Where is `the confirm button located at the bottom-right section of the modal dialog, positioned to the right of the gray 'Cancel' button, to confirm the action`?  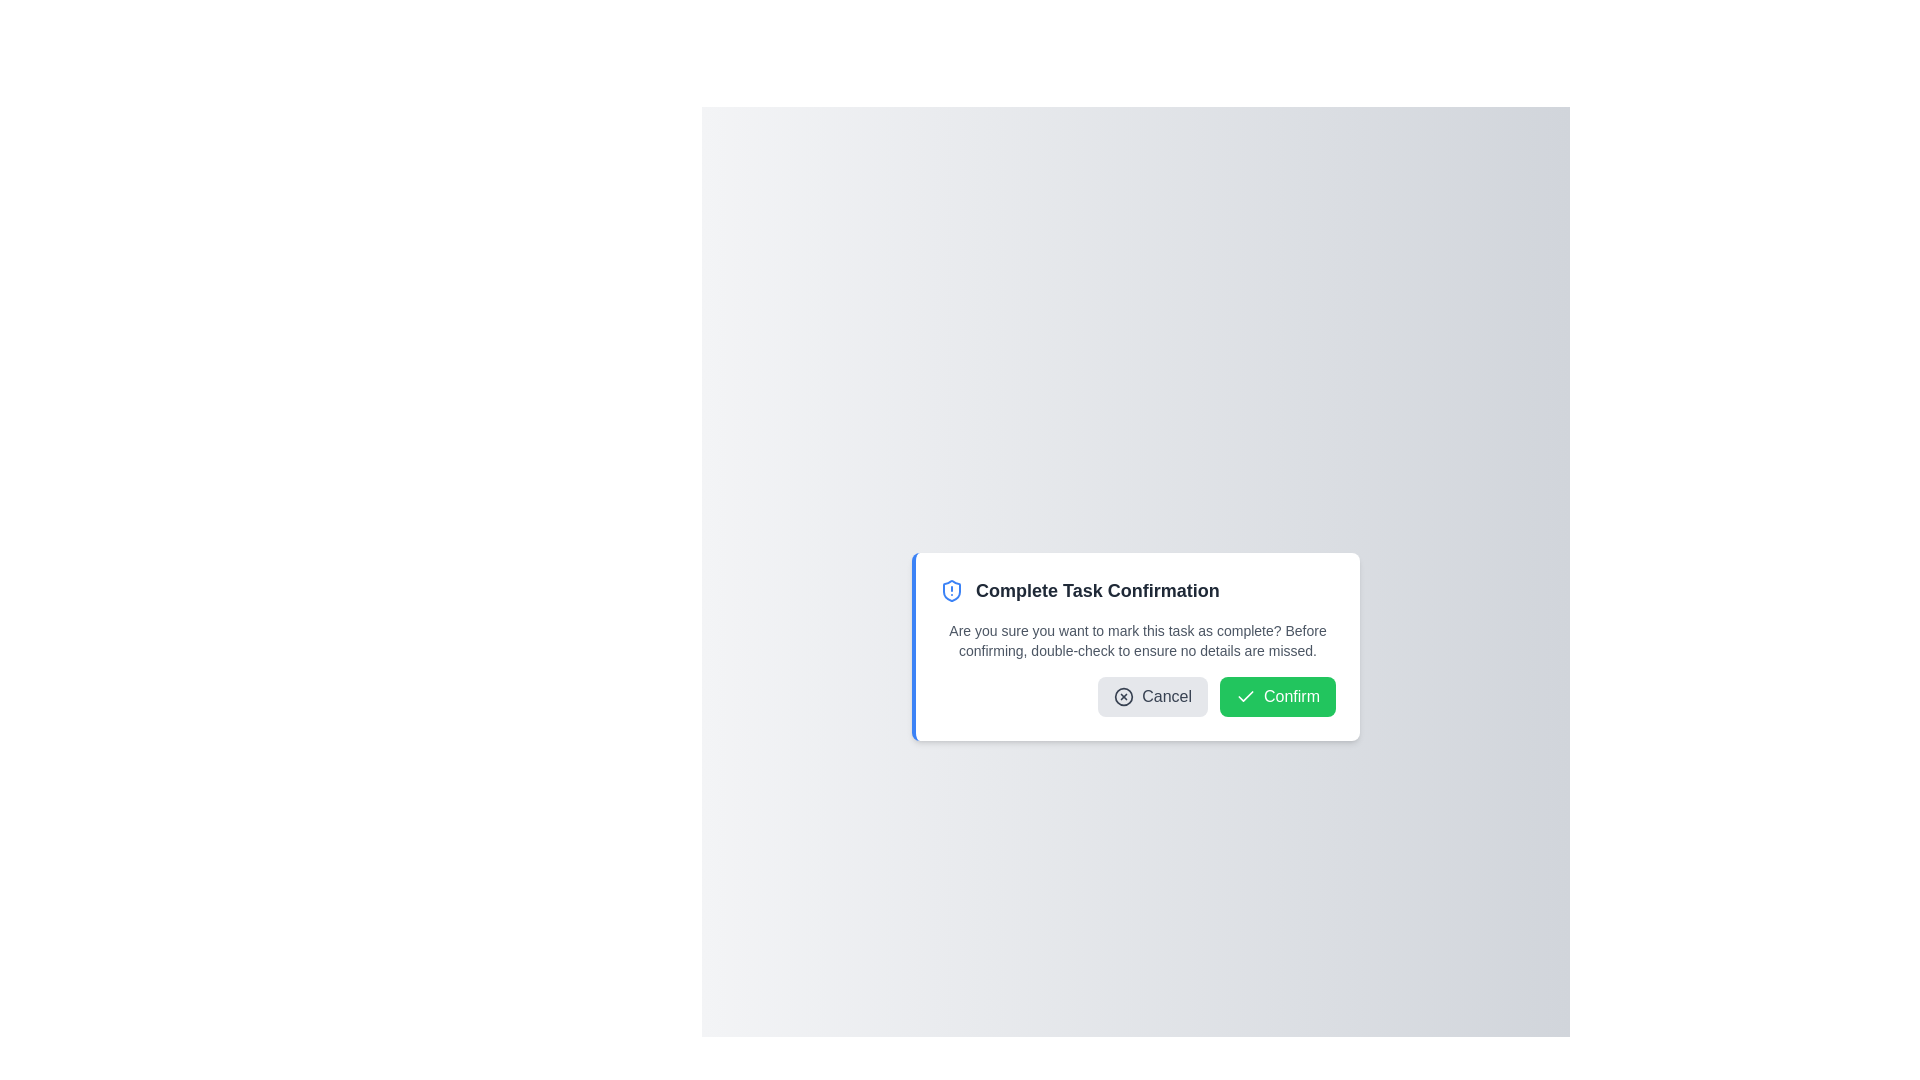
the confirm button located at the bottom-right section of the modal dialog, positioned to the right of the gray 'Cancel' button, to confirm the action is located at coordinates (1276, 696).